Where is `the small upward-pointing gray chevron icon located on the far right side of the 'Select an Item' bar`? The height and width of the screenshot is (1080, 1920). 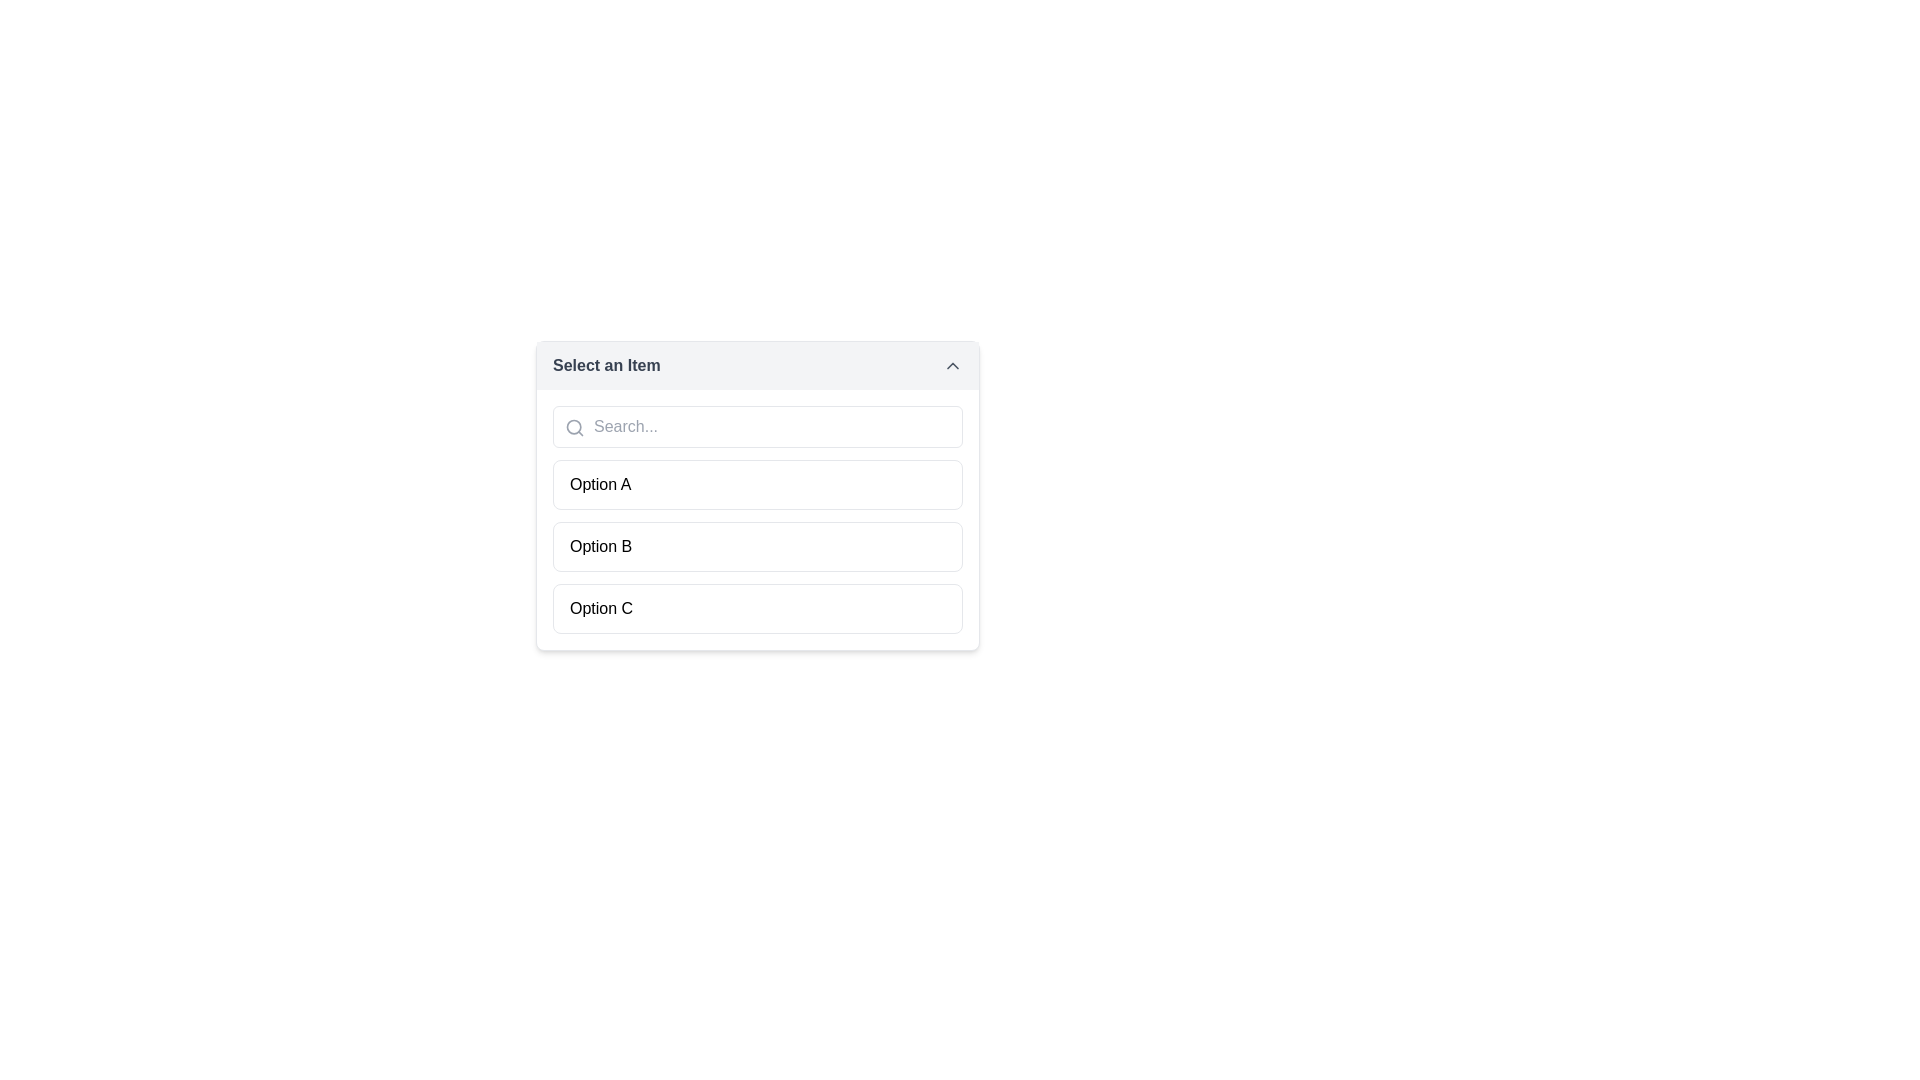 the small upward-pointing gray chevron icon located on the far right side of the 'Select an Item' bar is located at coordinates (952, 366).